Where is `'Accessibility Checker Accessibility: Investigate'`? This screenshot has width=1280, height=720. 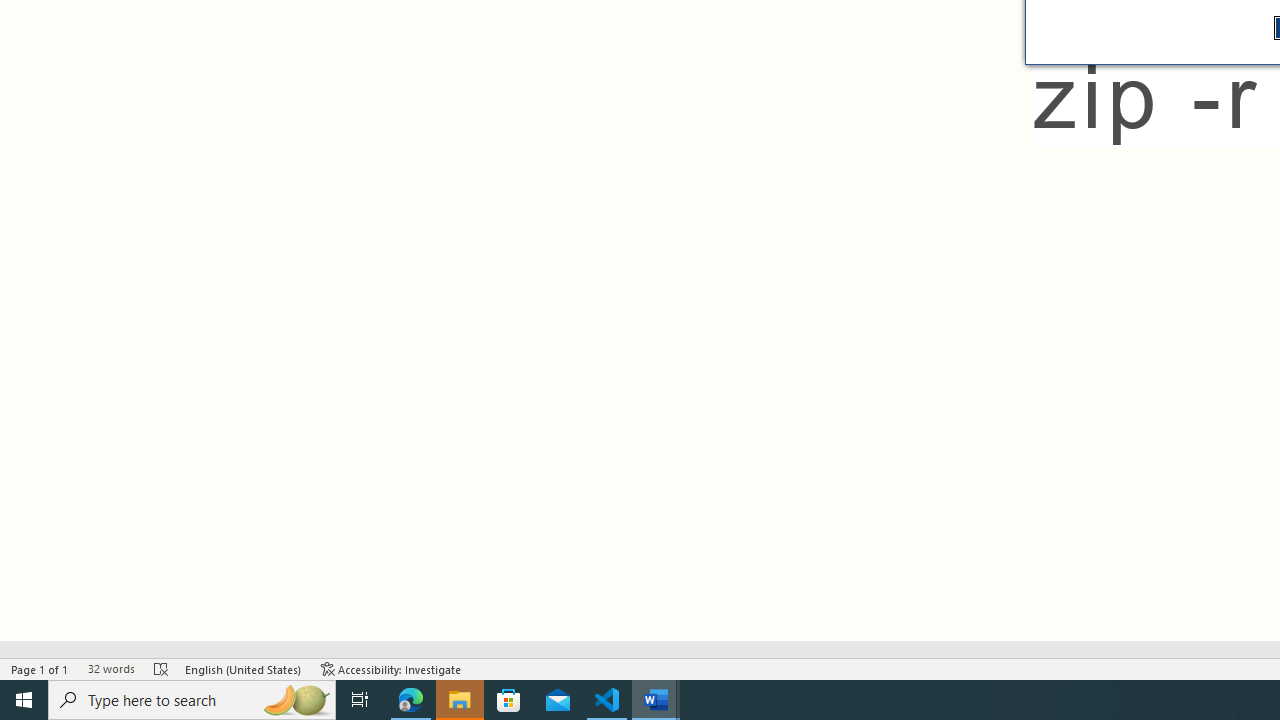
'Accessibility Checker Accessibility: Investigate' is located at coordinates (391, 669).